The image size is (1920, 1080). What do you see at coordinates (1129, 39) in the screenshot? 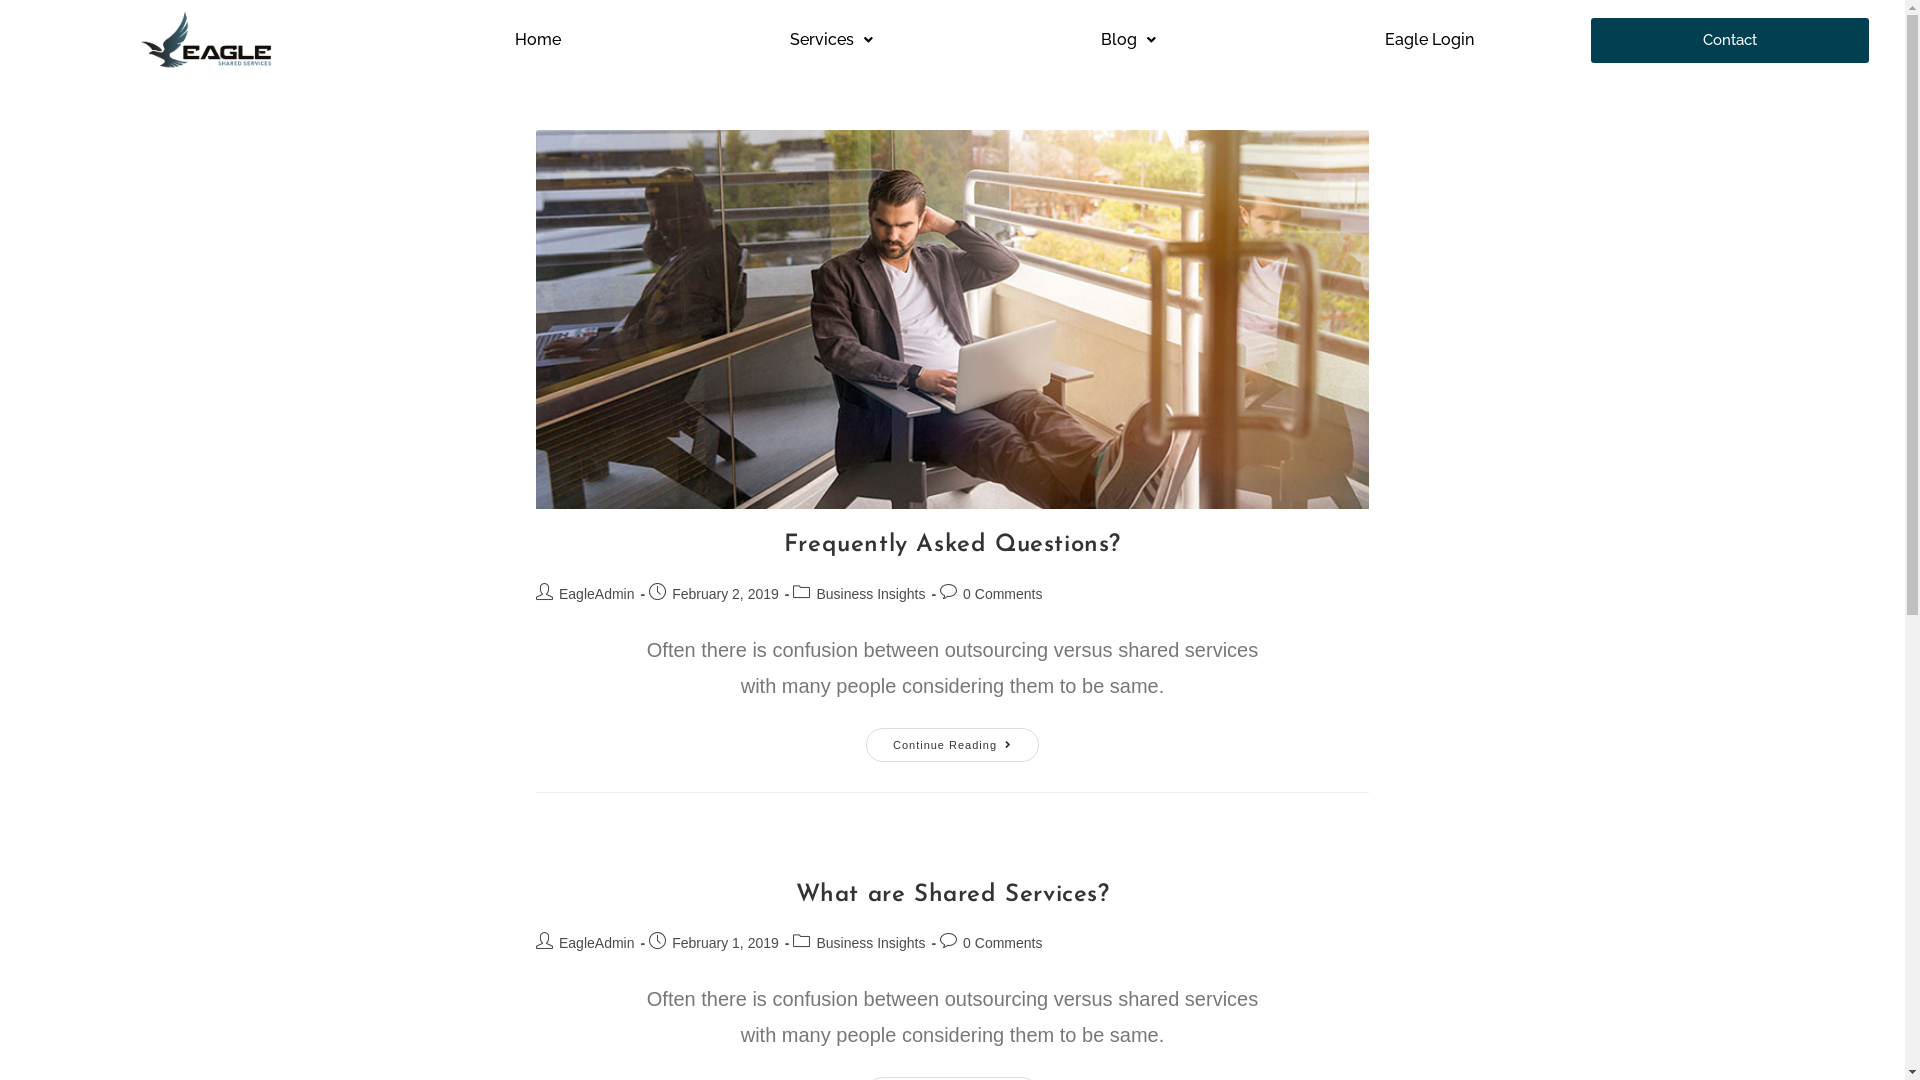
I see `'Blog'` at bounding box center [1129, 39].